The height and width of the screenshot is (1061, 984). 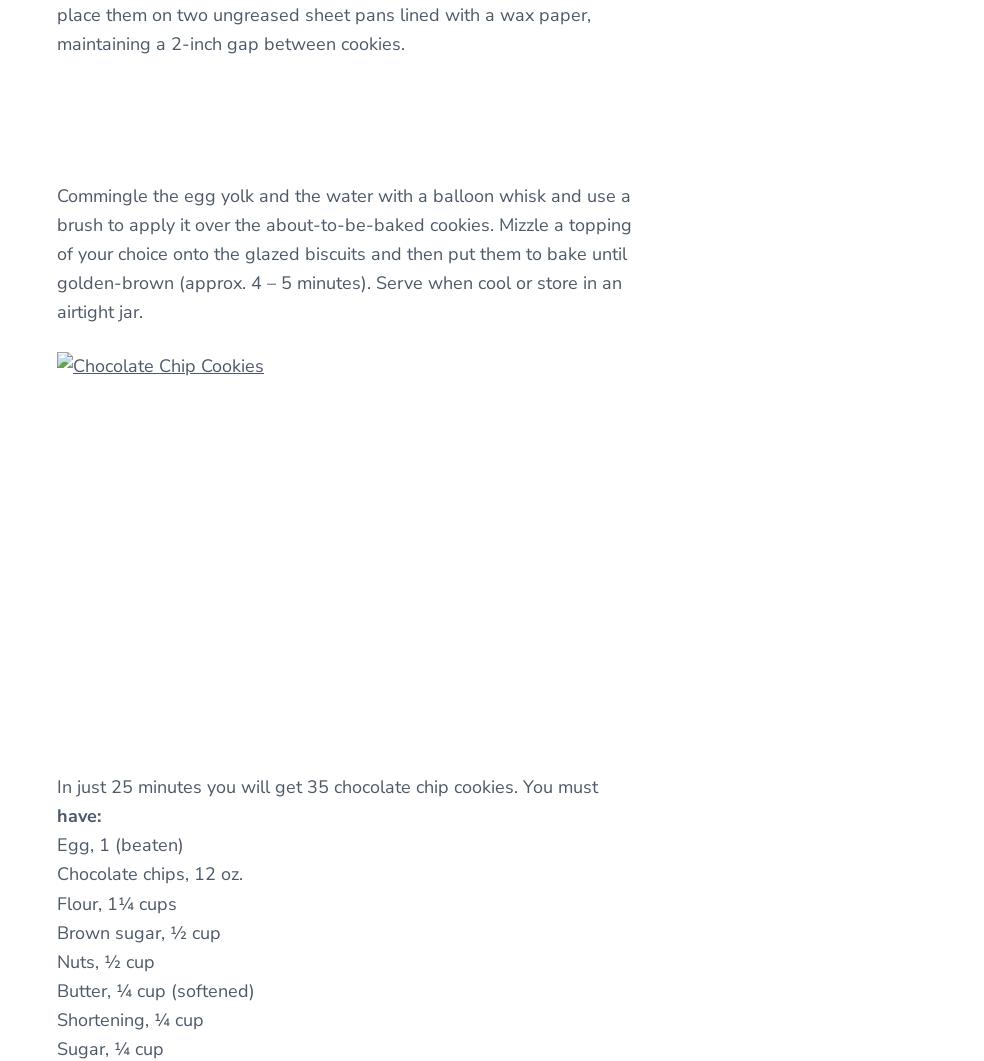 I want to click on 'Brown sugar, ½ cup', so click(x=139, y=930).